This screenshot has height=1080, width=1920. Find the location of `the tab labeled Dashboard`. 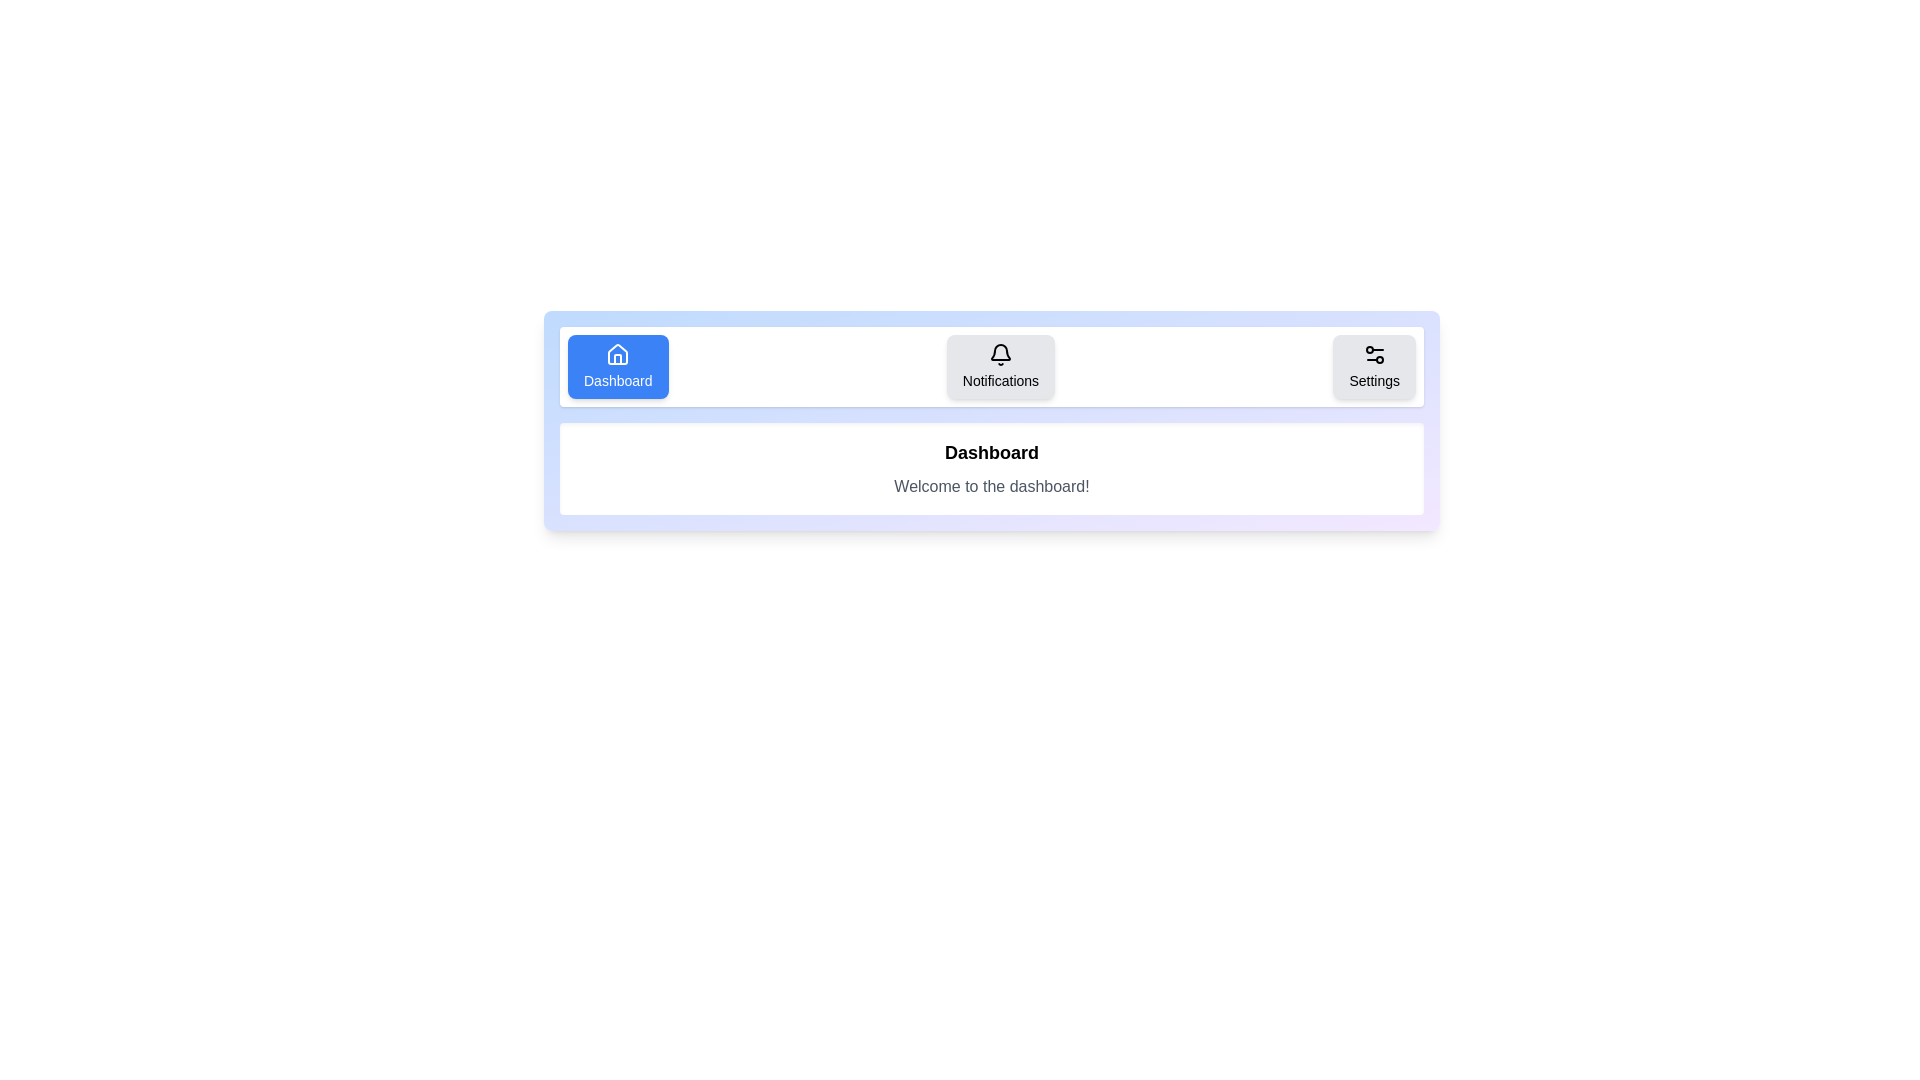

the tab labeled Dashboard is located at coordinates (617, 366).